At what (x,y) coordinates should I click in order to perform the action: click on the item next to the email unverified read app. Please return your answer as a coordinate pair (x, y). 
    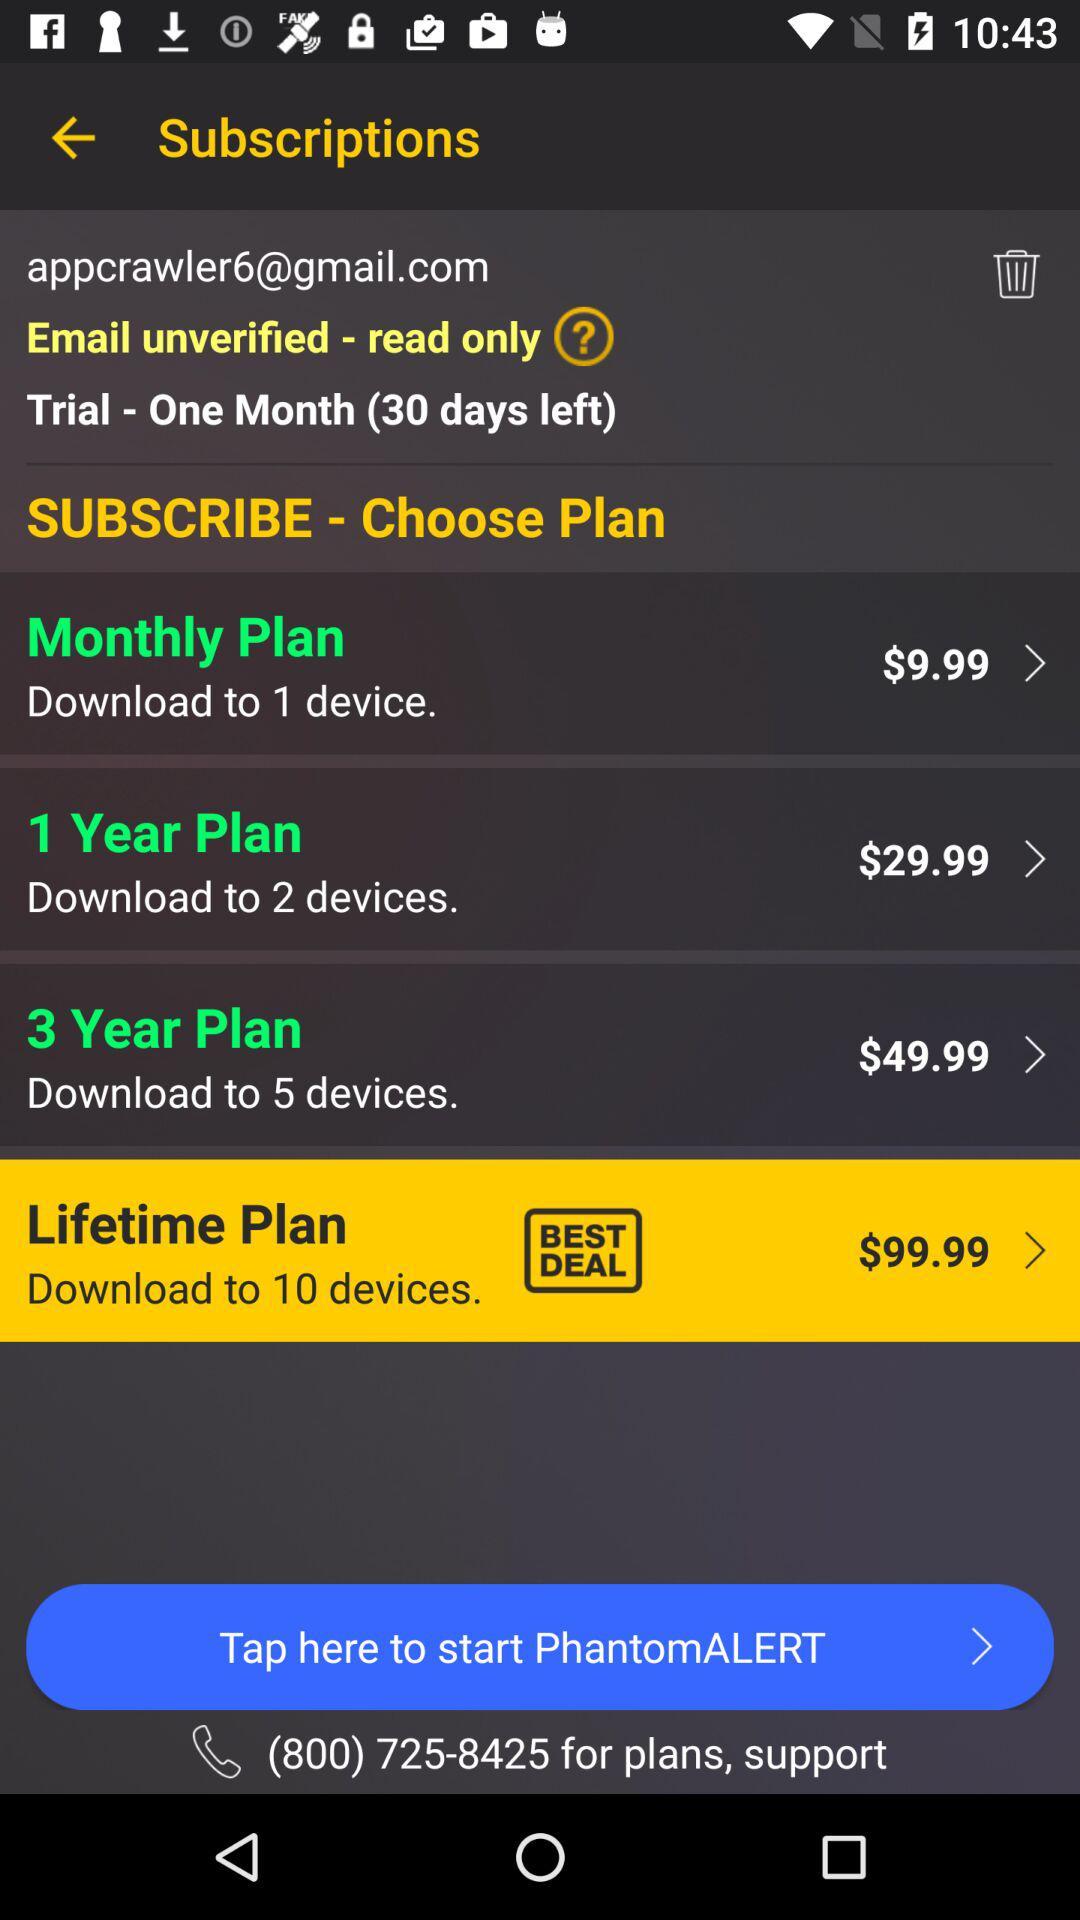
    Looking at the image, I should click on (1016, 273).